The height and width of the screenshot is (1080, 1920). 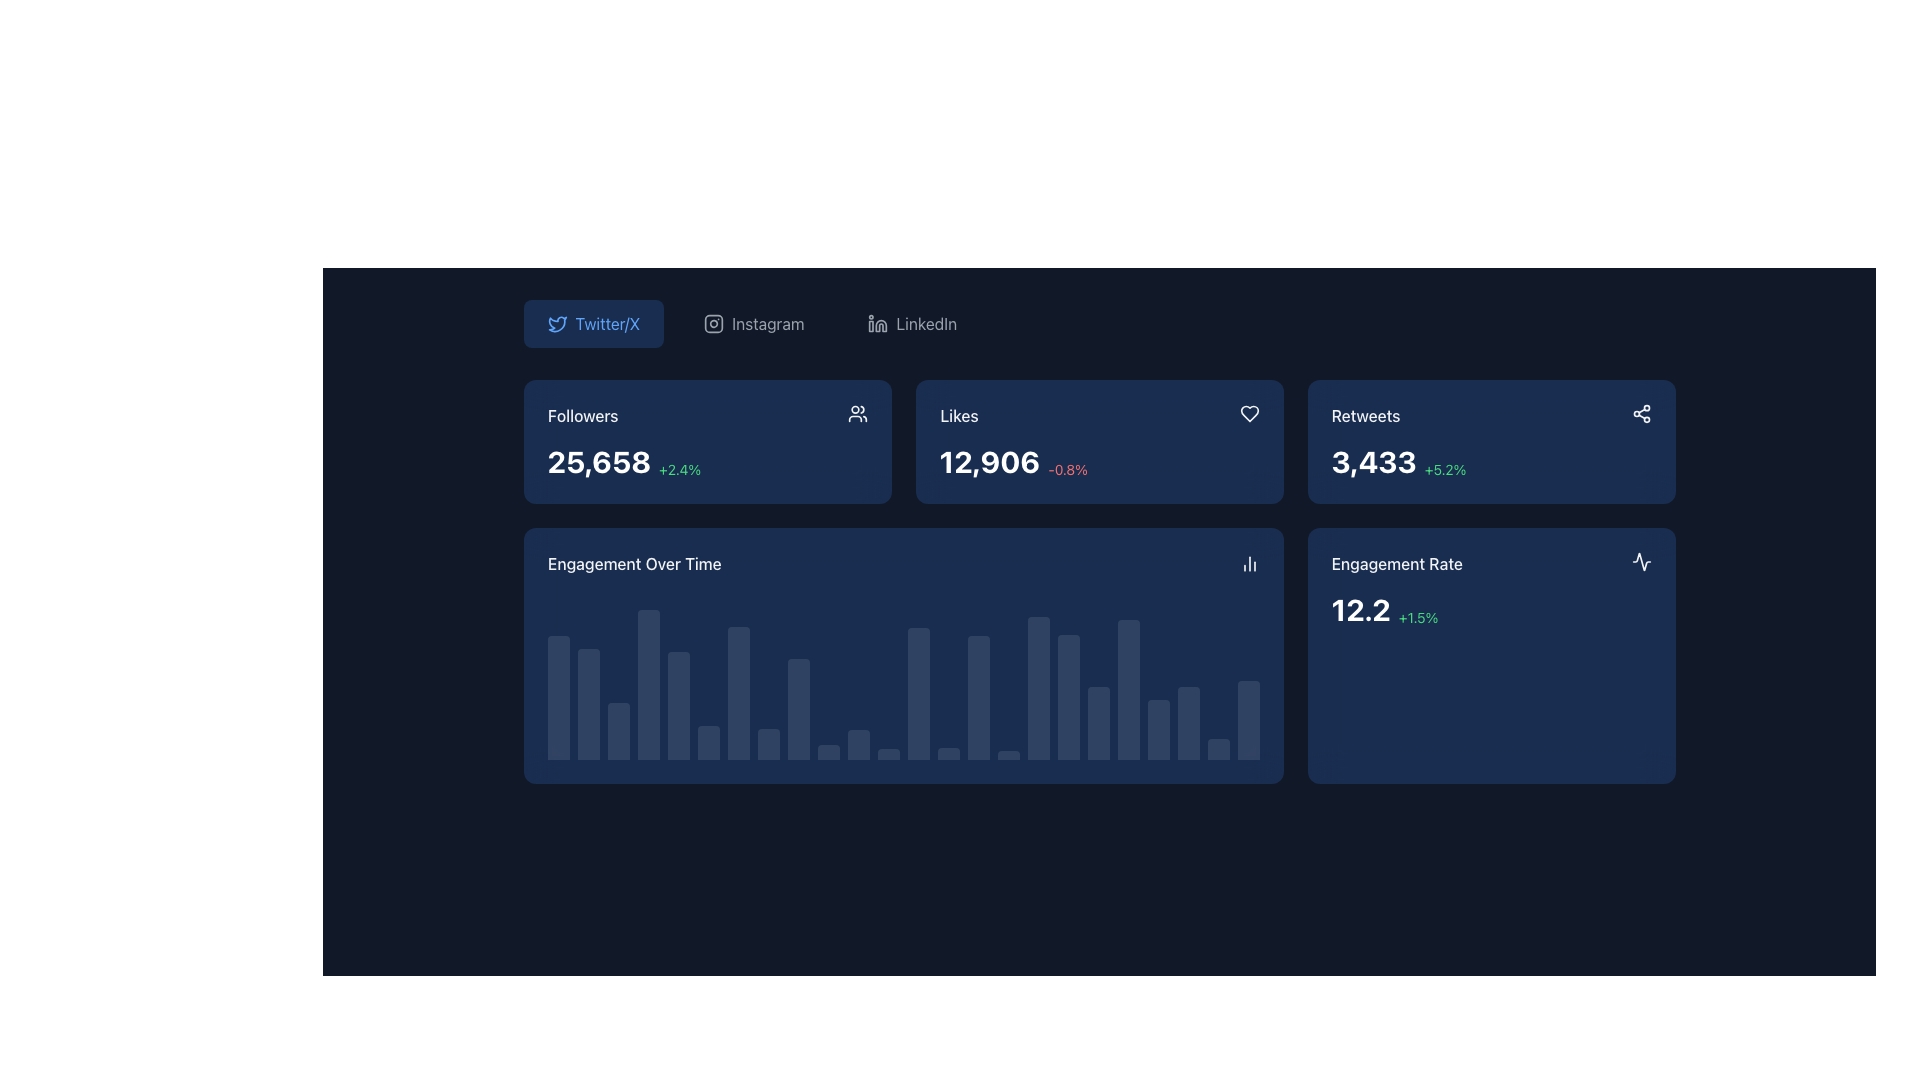 What do you see at coordinates (714, 323) in the screenshot?
I see `the Instagram logo icon located in the top bar, which features a rounded square with a camera lens and is positioned to the right of the Twitter/X button` at bounding box center [714, 323].